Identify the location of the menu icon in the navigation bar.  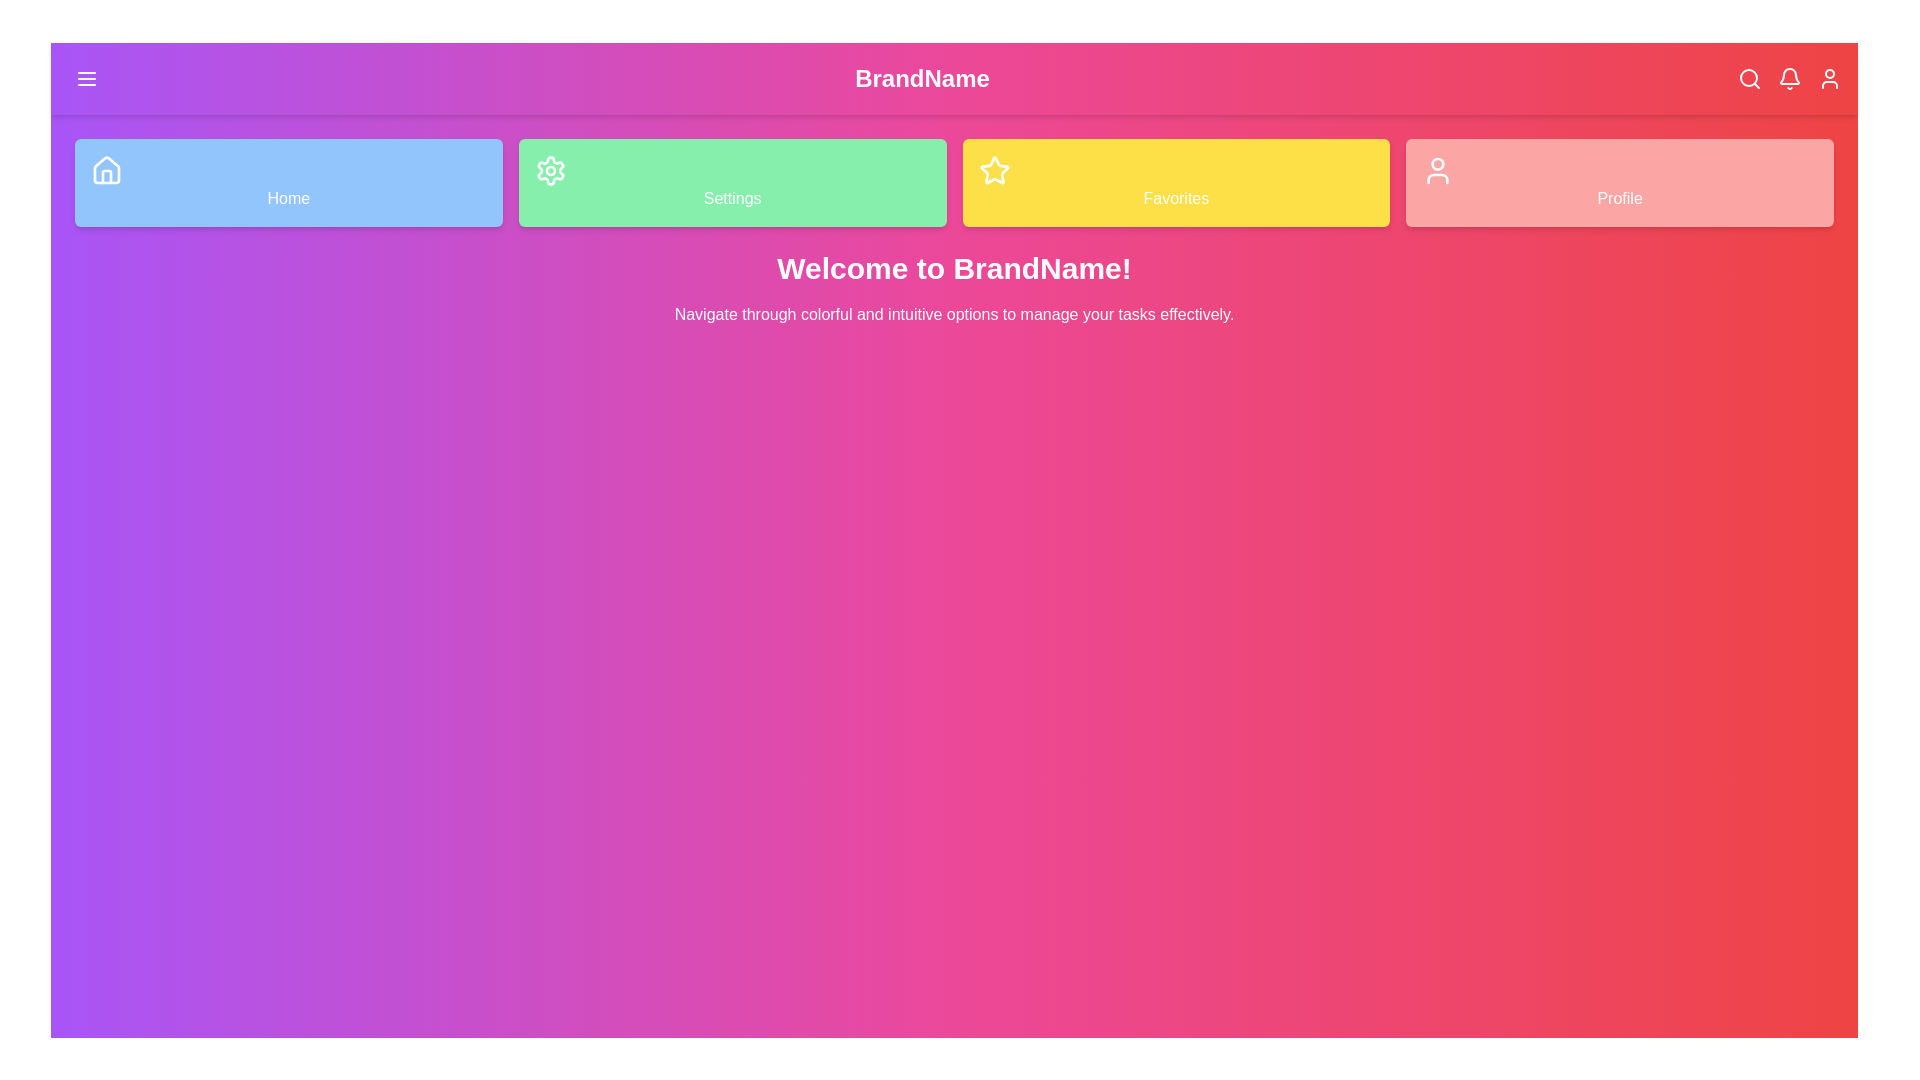
(85, 77).